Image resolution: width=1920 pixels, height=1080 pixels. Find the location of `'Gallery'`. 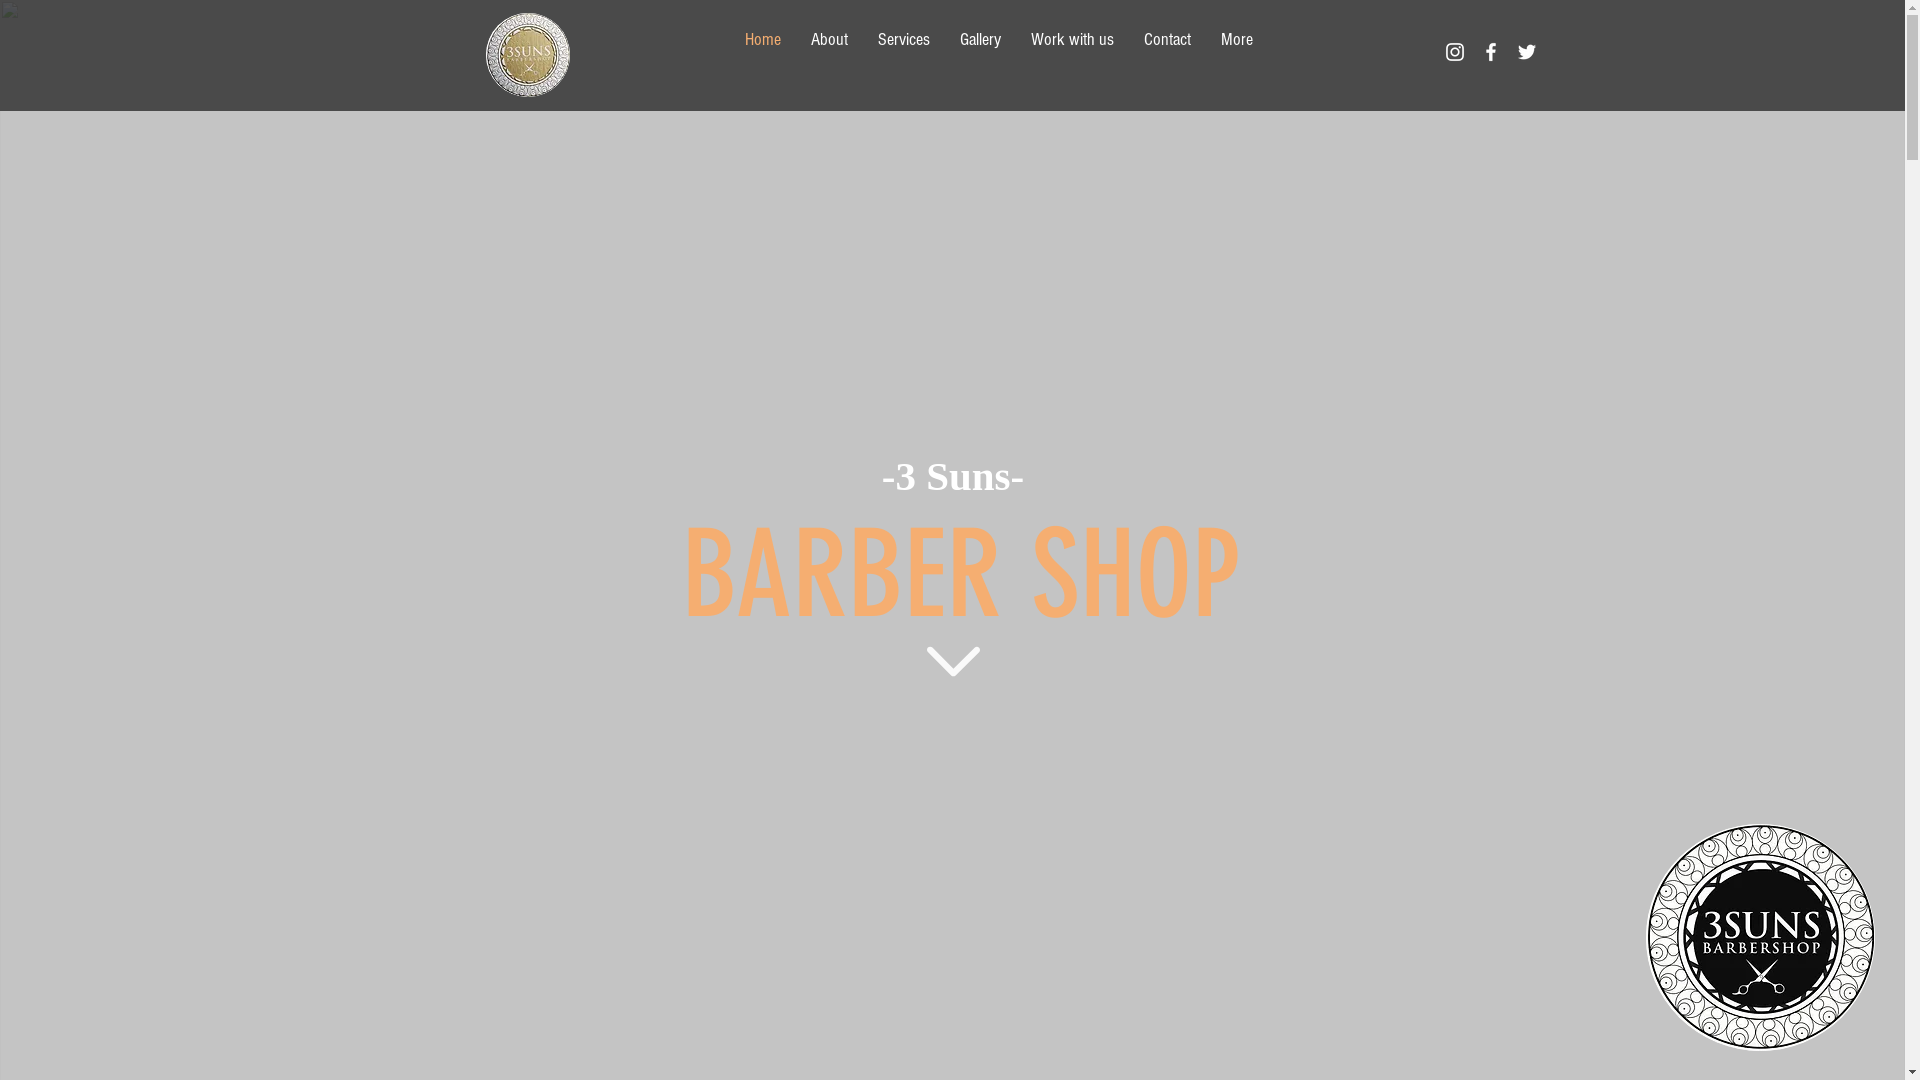

'Gallery' is located at coordinates (979, 50).